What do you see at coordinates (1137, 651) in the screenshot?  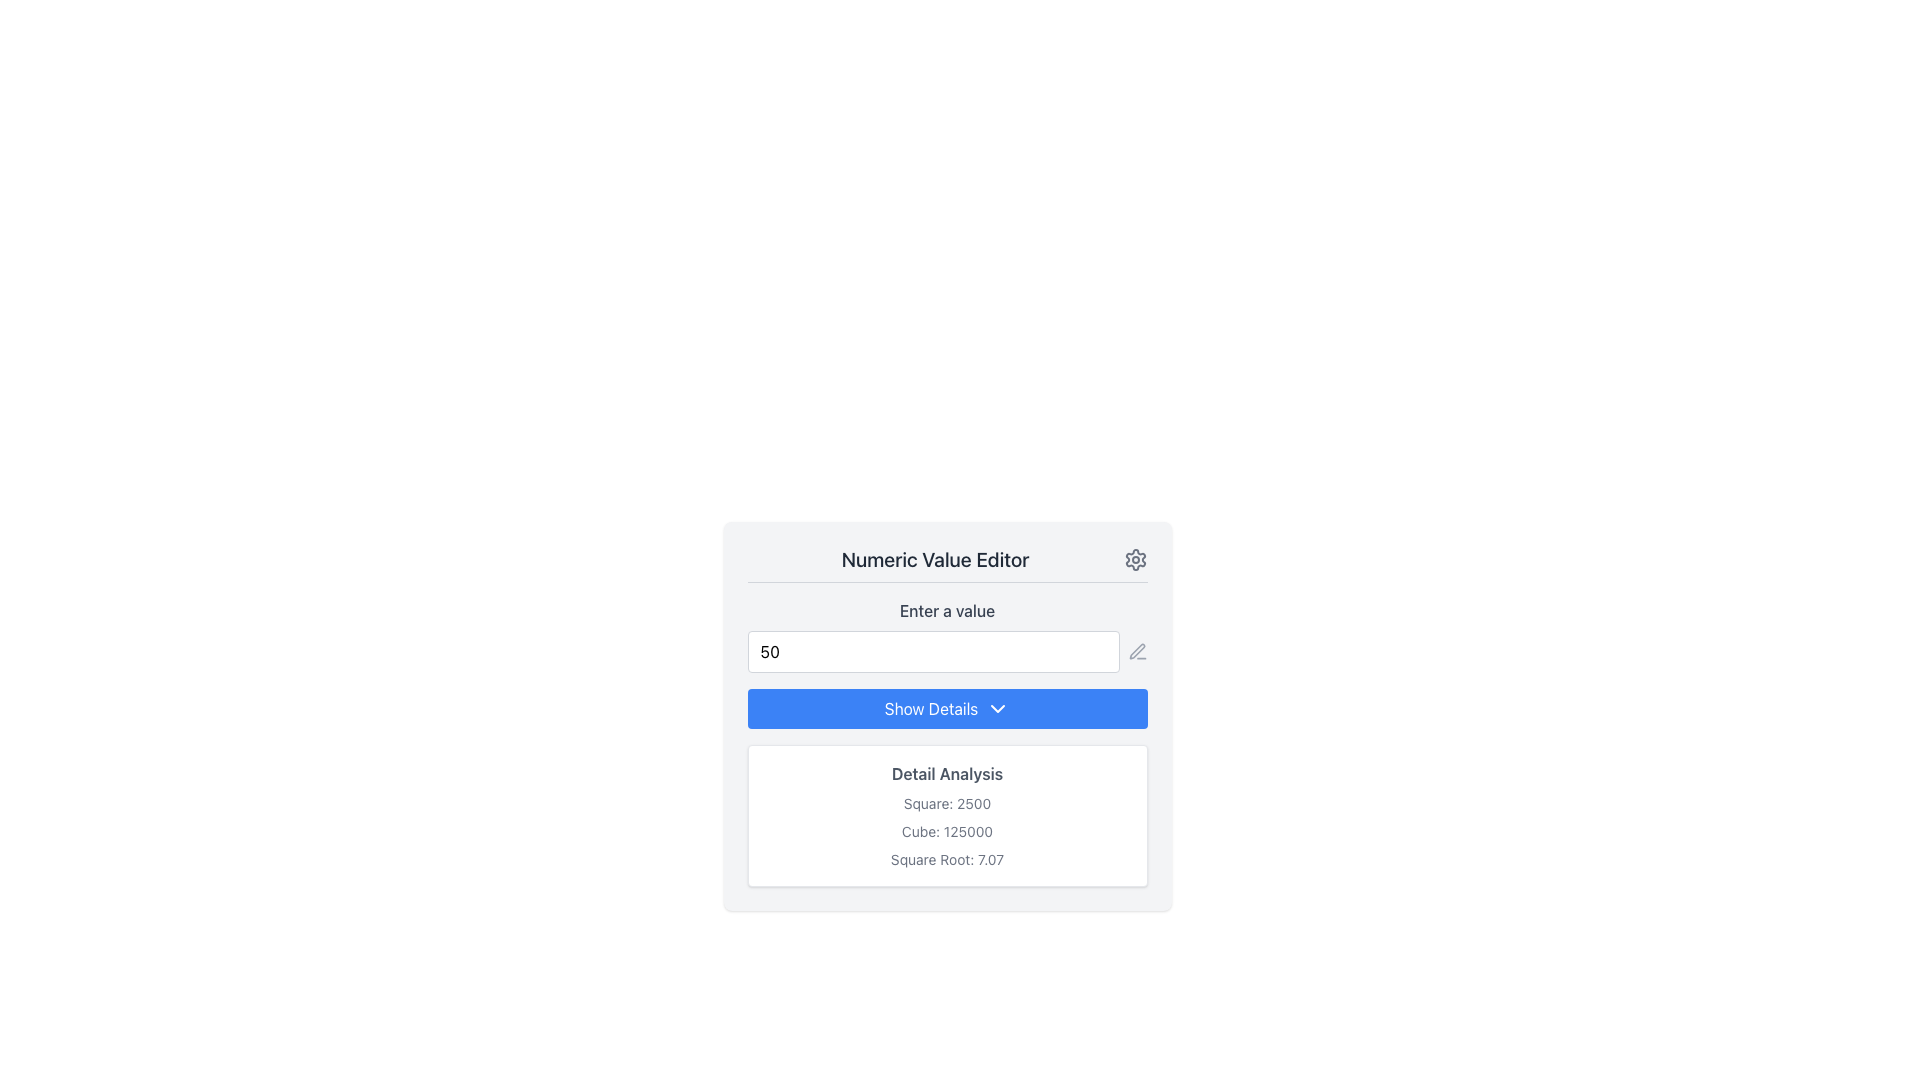 I see `the stylized pencil icon located near the top-right corner of the Numeric Value Editor to initiate editing` at bounding box center [1137, 651].